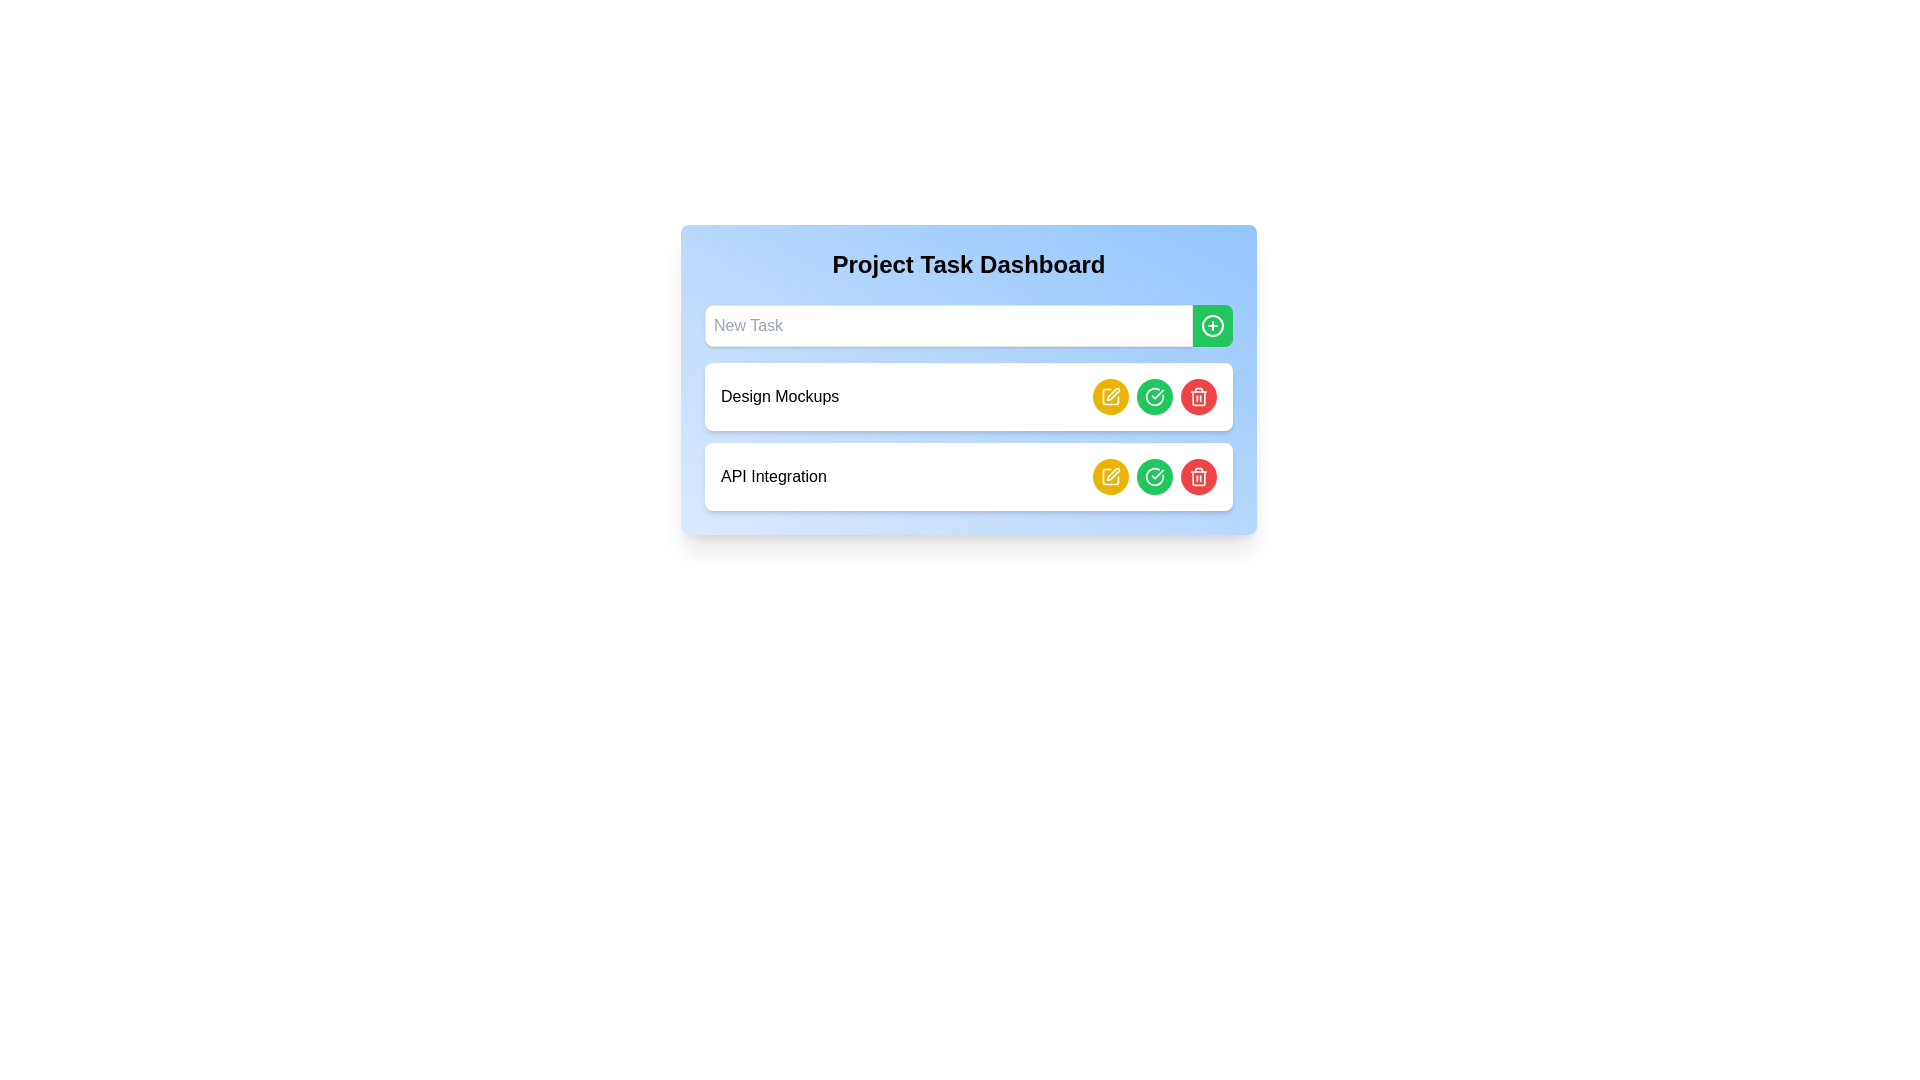 The image size is (1920, 1080). What do you see at coordinates (1199, 397) in the screenshot?
I see `the circular red button with a trash bin icon` at bounding box center [1199, 397].